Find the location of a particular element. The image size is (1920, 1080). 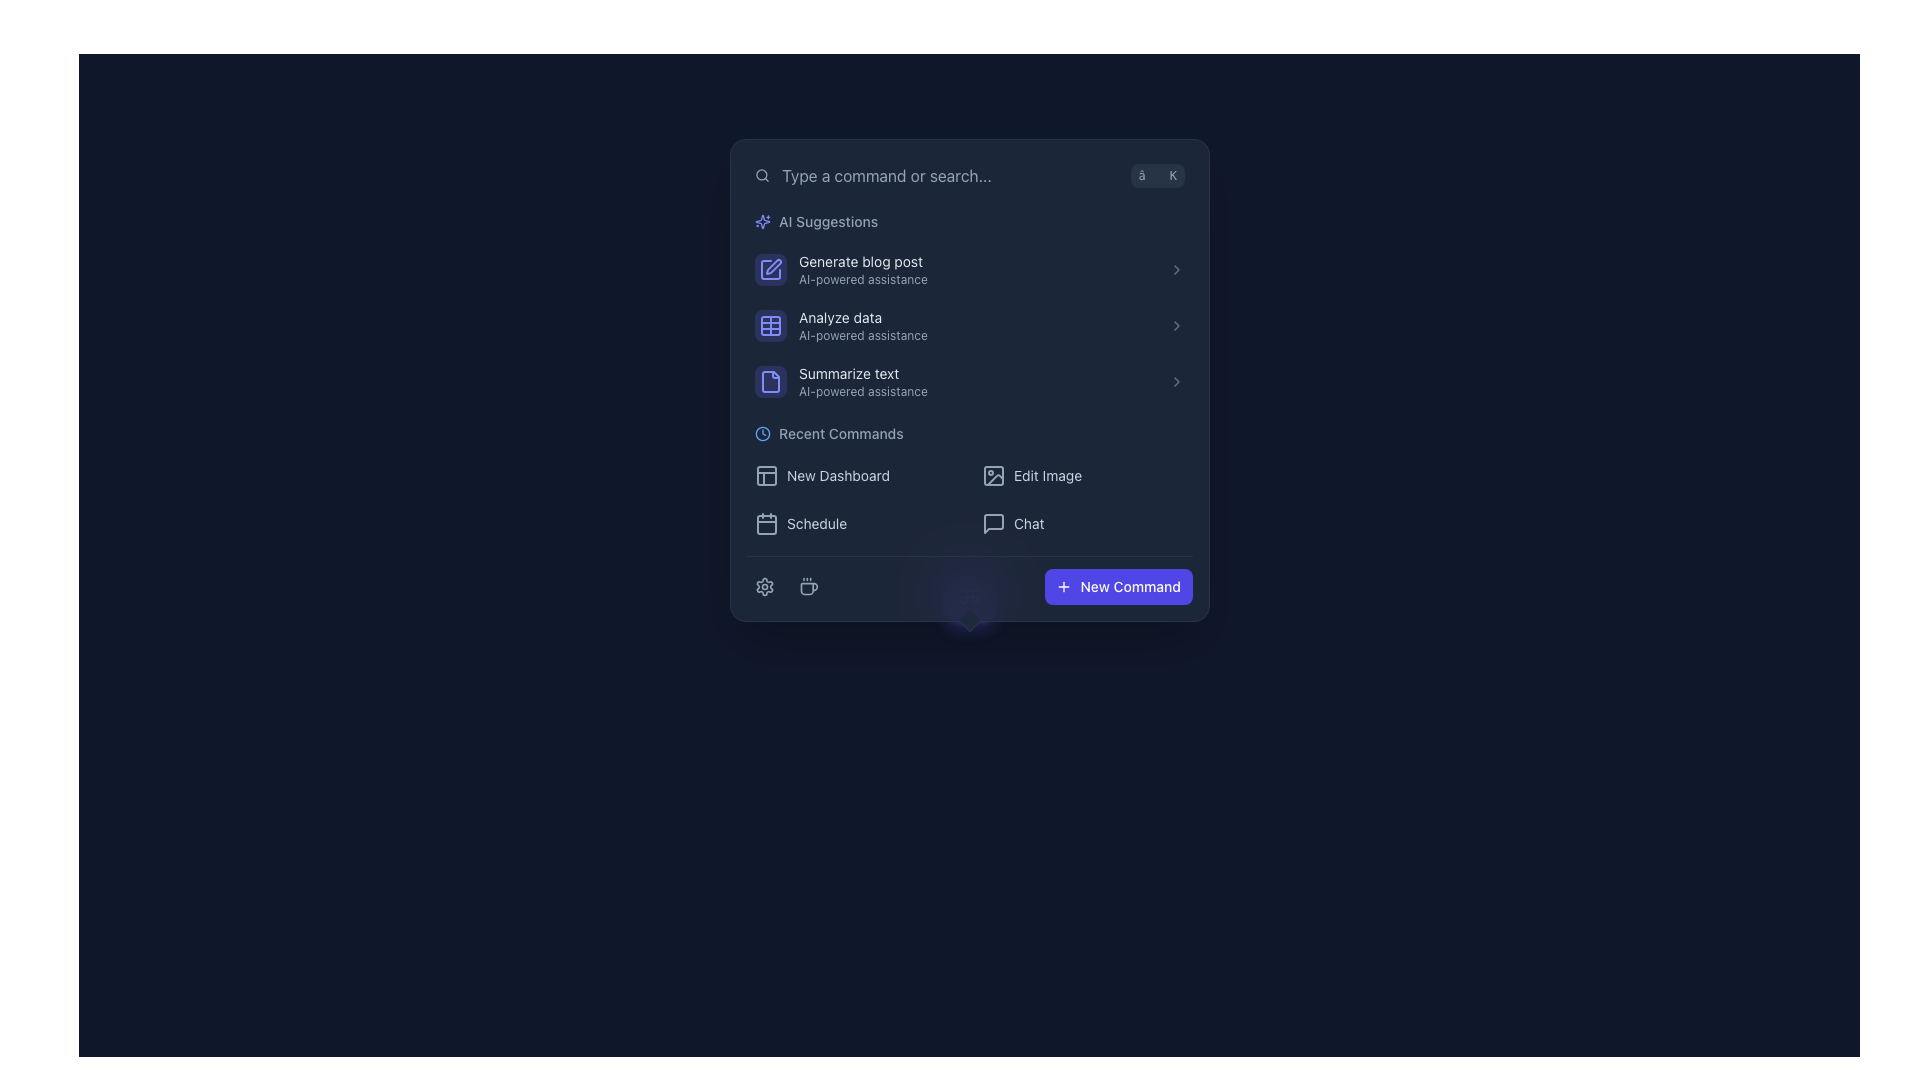

the text label displaying 'New Dashboard' in light gray color is located at coordinates (838, 475).